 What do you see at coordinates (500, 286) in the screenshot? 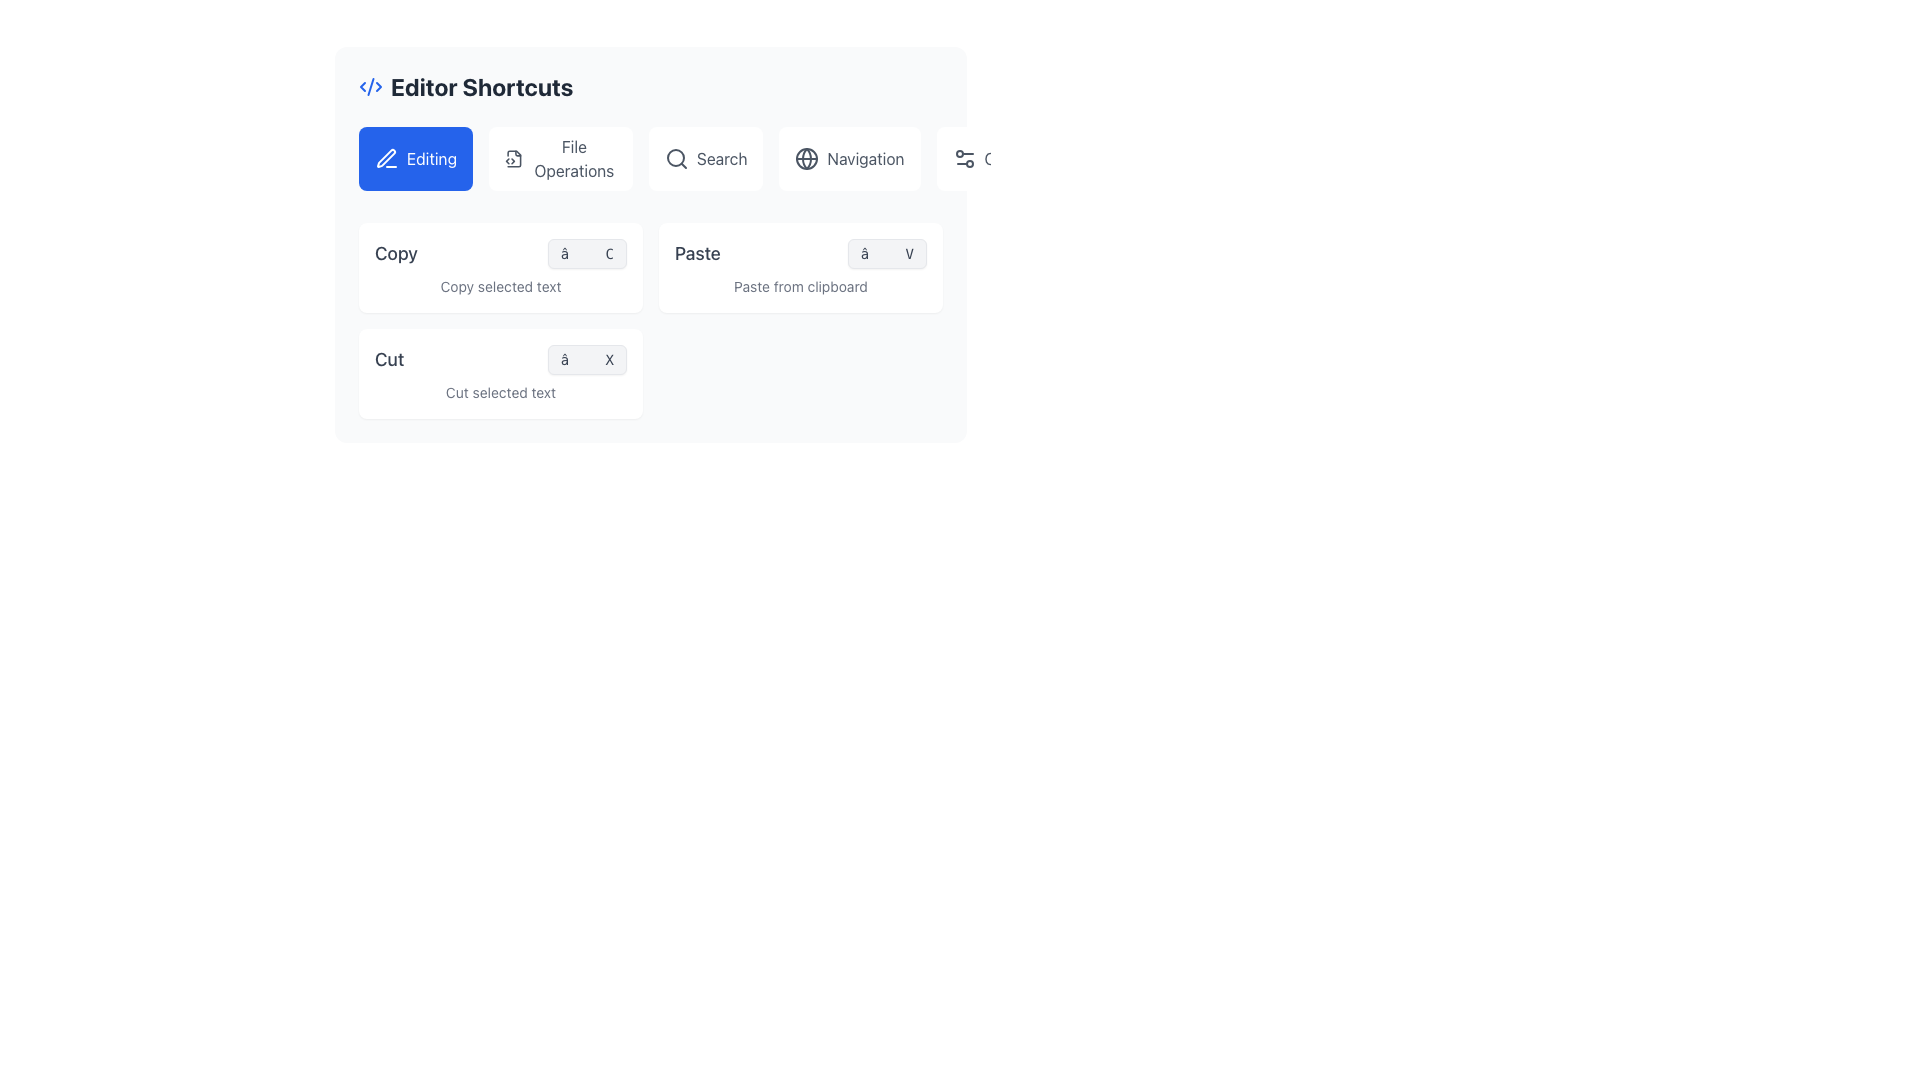
I see `the Text Label that indicates the functionality of the copy action, located below the 'Copy' headline and under the shorthand icon '⌘ C'` at bounding box center [500, 286].